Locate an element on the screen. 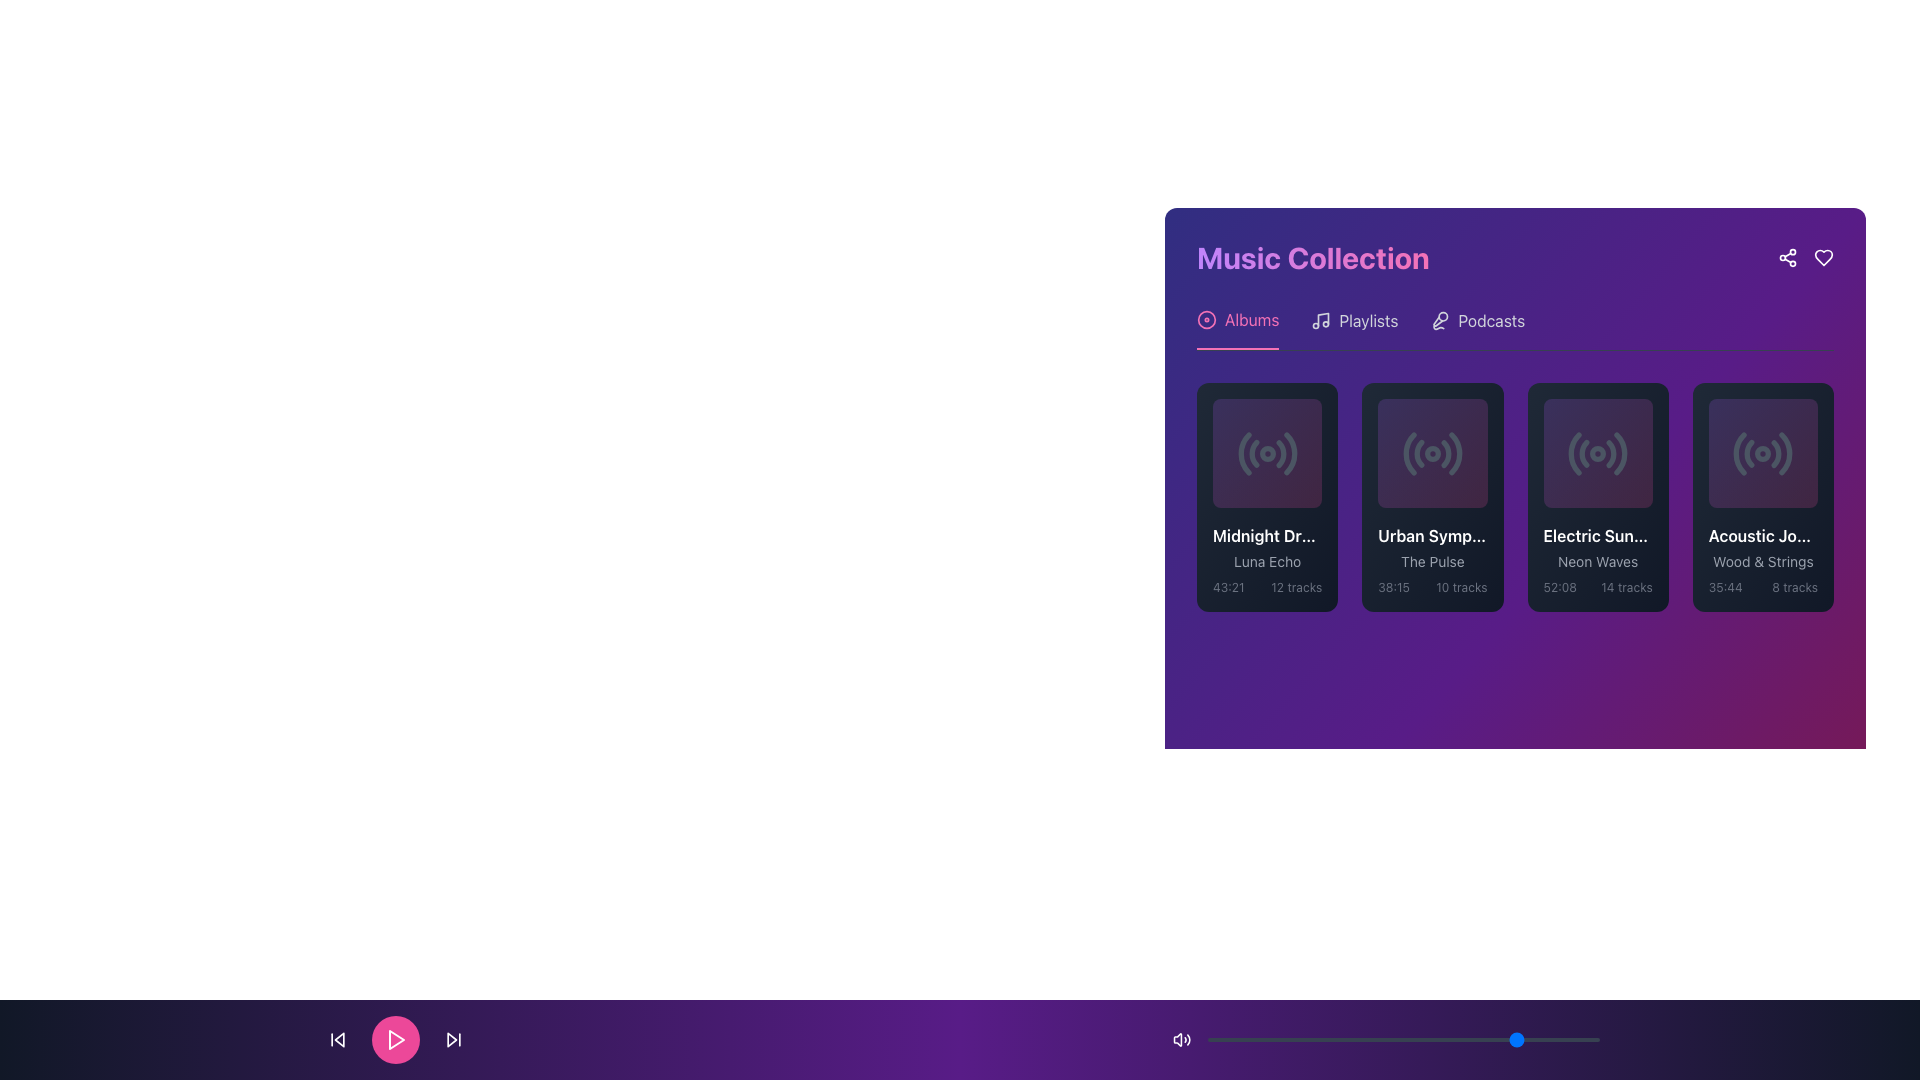 This screenshot has height=1080, width=1920. the central play button in the footer bar, which is styled with a gradient background and encircled in pink is located at coordinates (960, 1039).